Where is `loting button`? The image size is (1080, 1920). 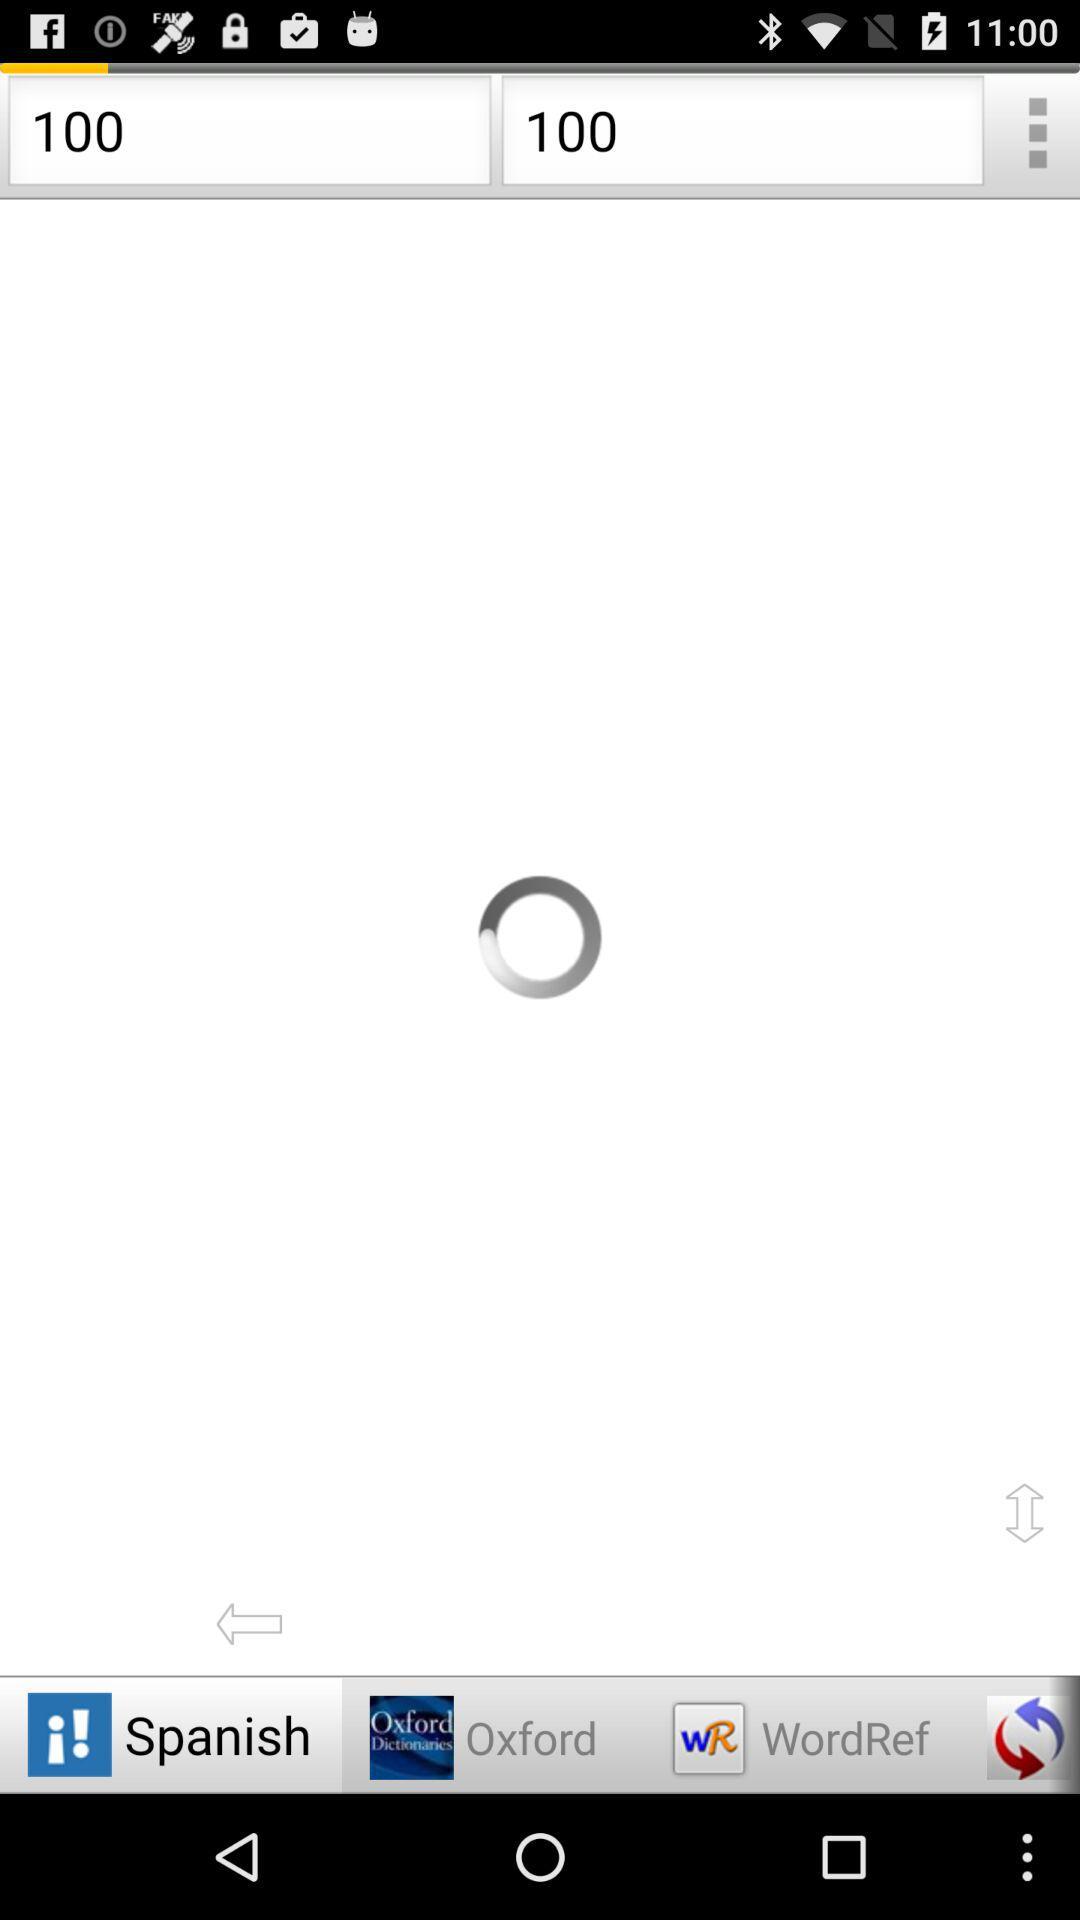 loting button is located at coordinates (540, 936).